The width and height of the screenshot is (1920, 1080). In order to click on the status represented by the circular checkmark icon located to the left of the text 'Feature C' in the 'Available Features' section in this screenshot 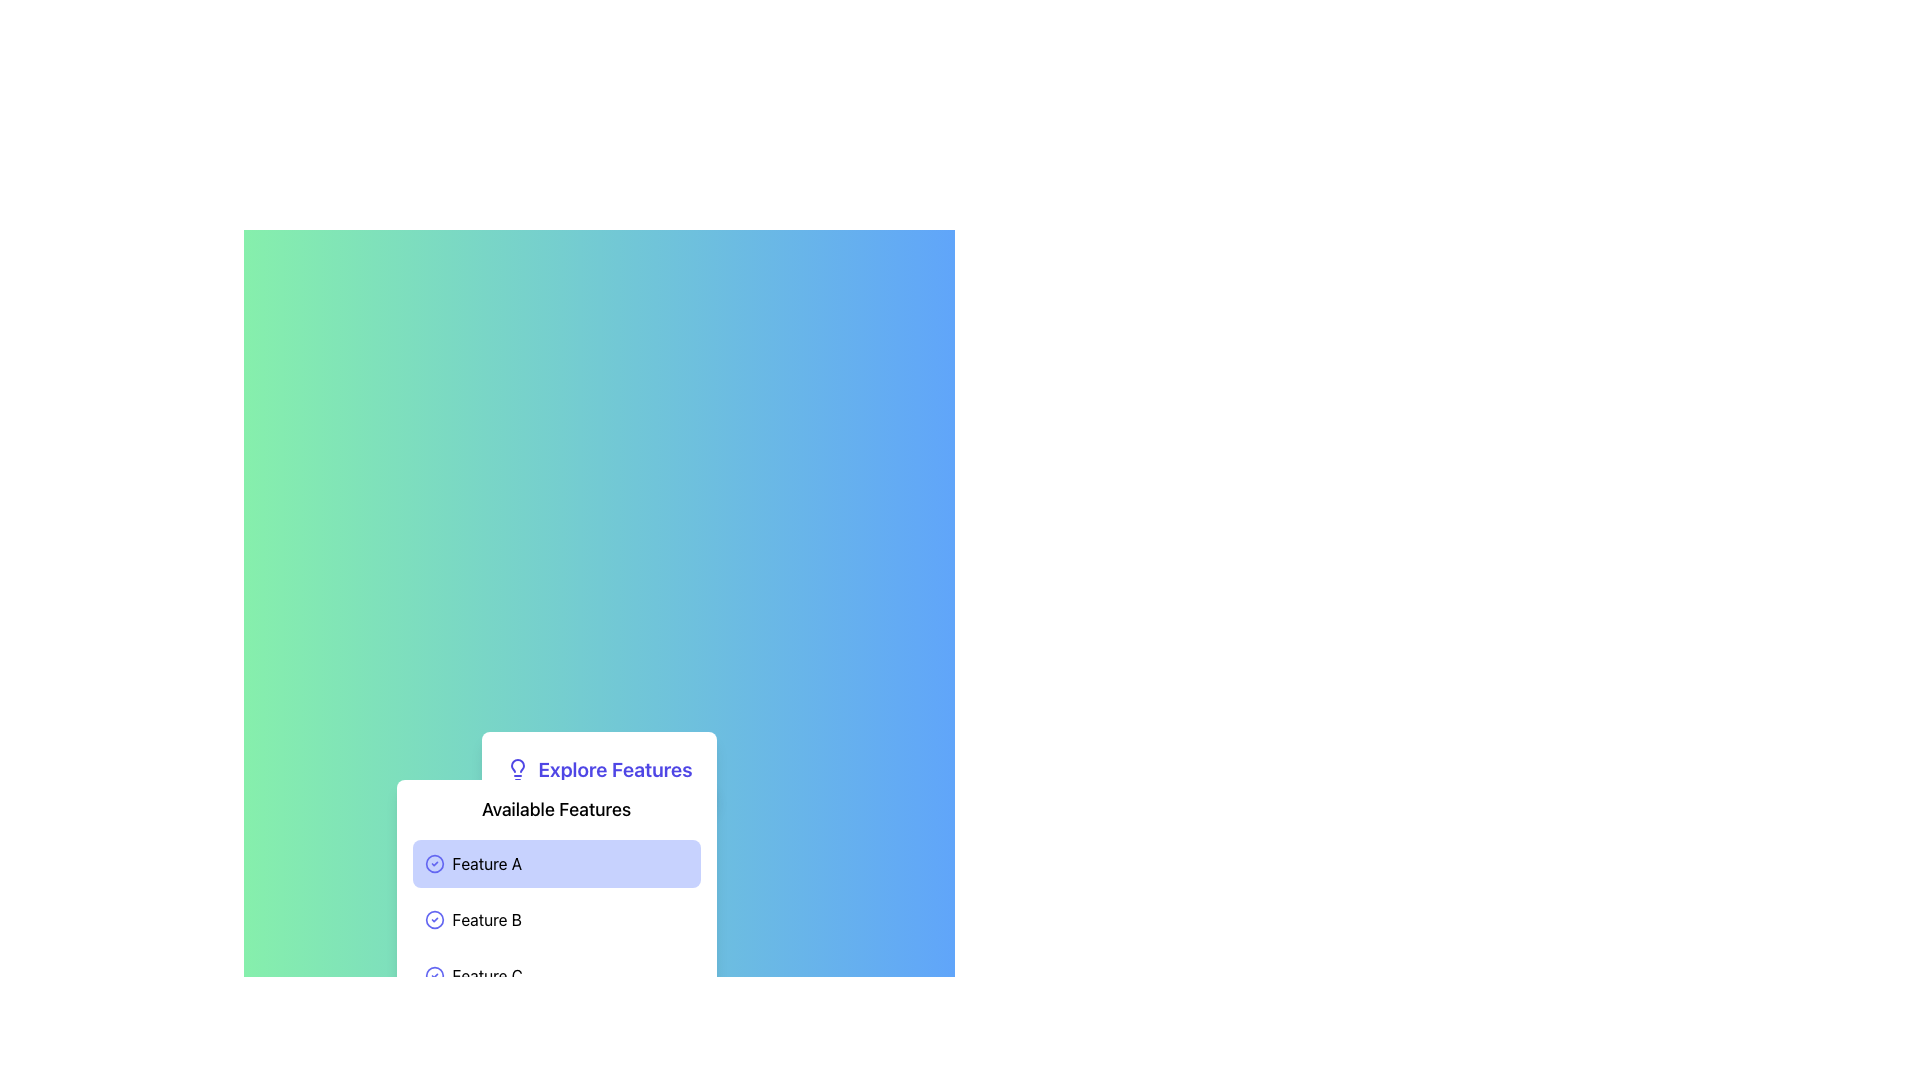, I will do `click(433, 974)`.